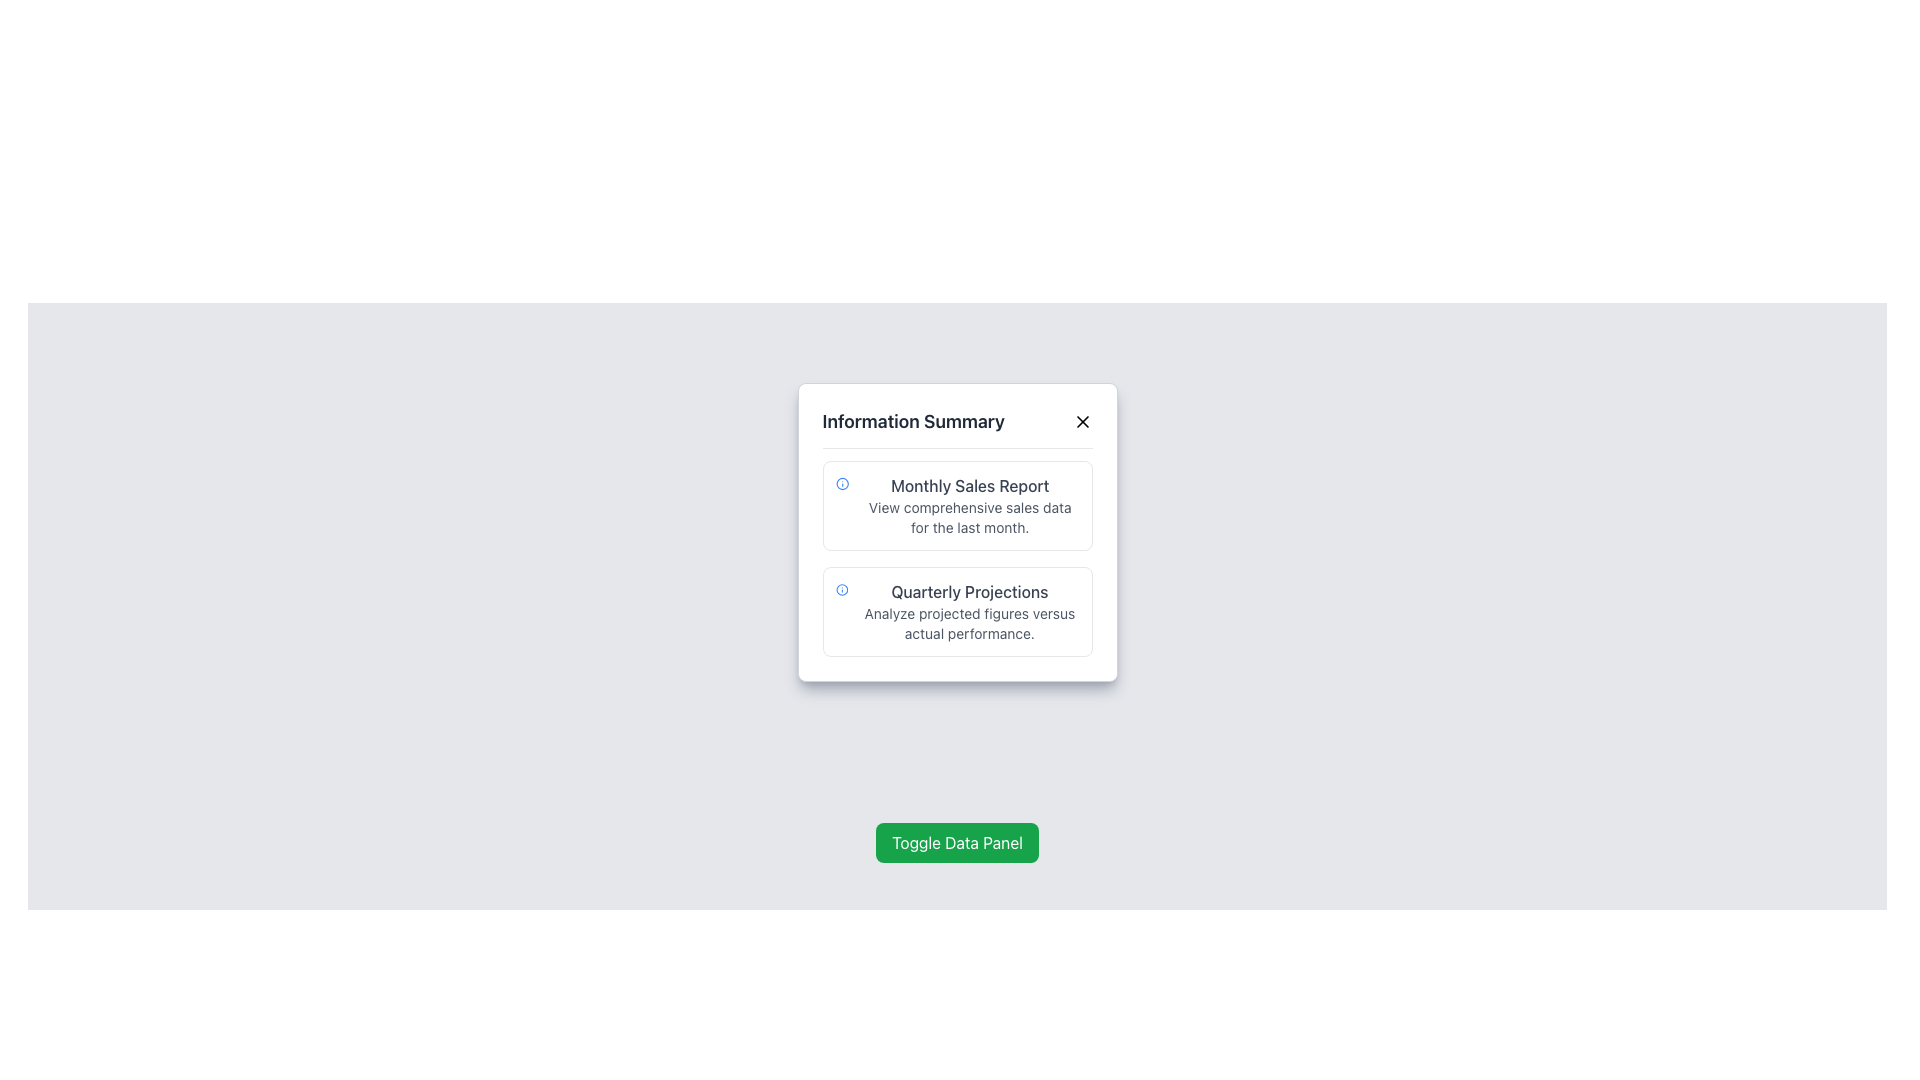 The width and height of the screenshot is (1920, 1080). What do you see at coordinates (970, 486) in the screenshot?
I see `the text label displaying 'Monthly Sales Report' in the 'Information Summary' dialog box, which is positioned near the top of the dialog and next to a radio button` at bounding box center [970, 486].